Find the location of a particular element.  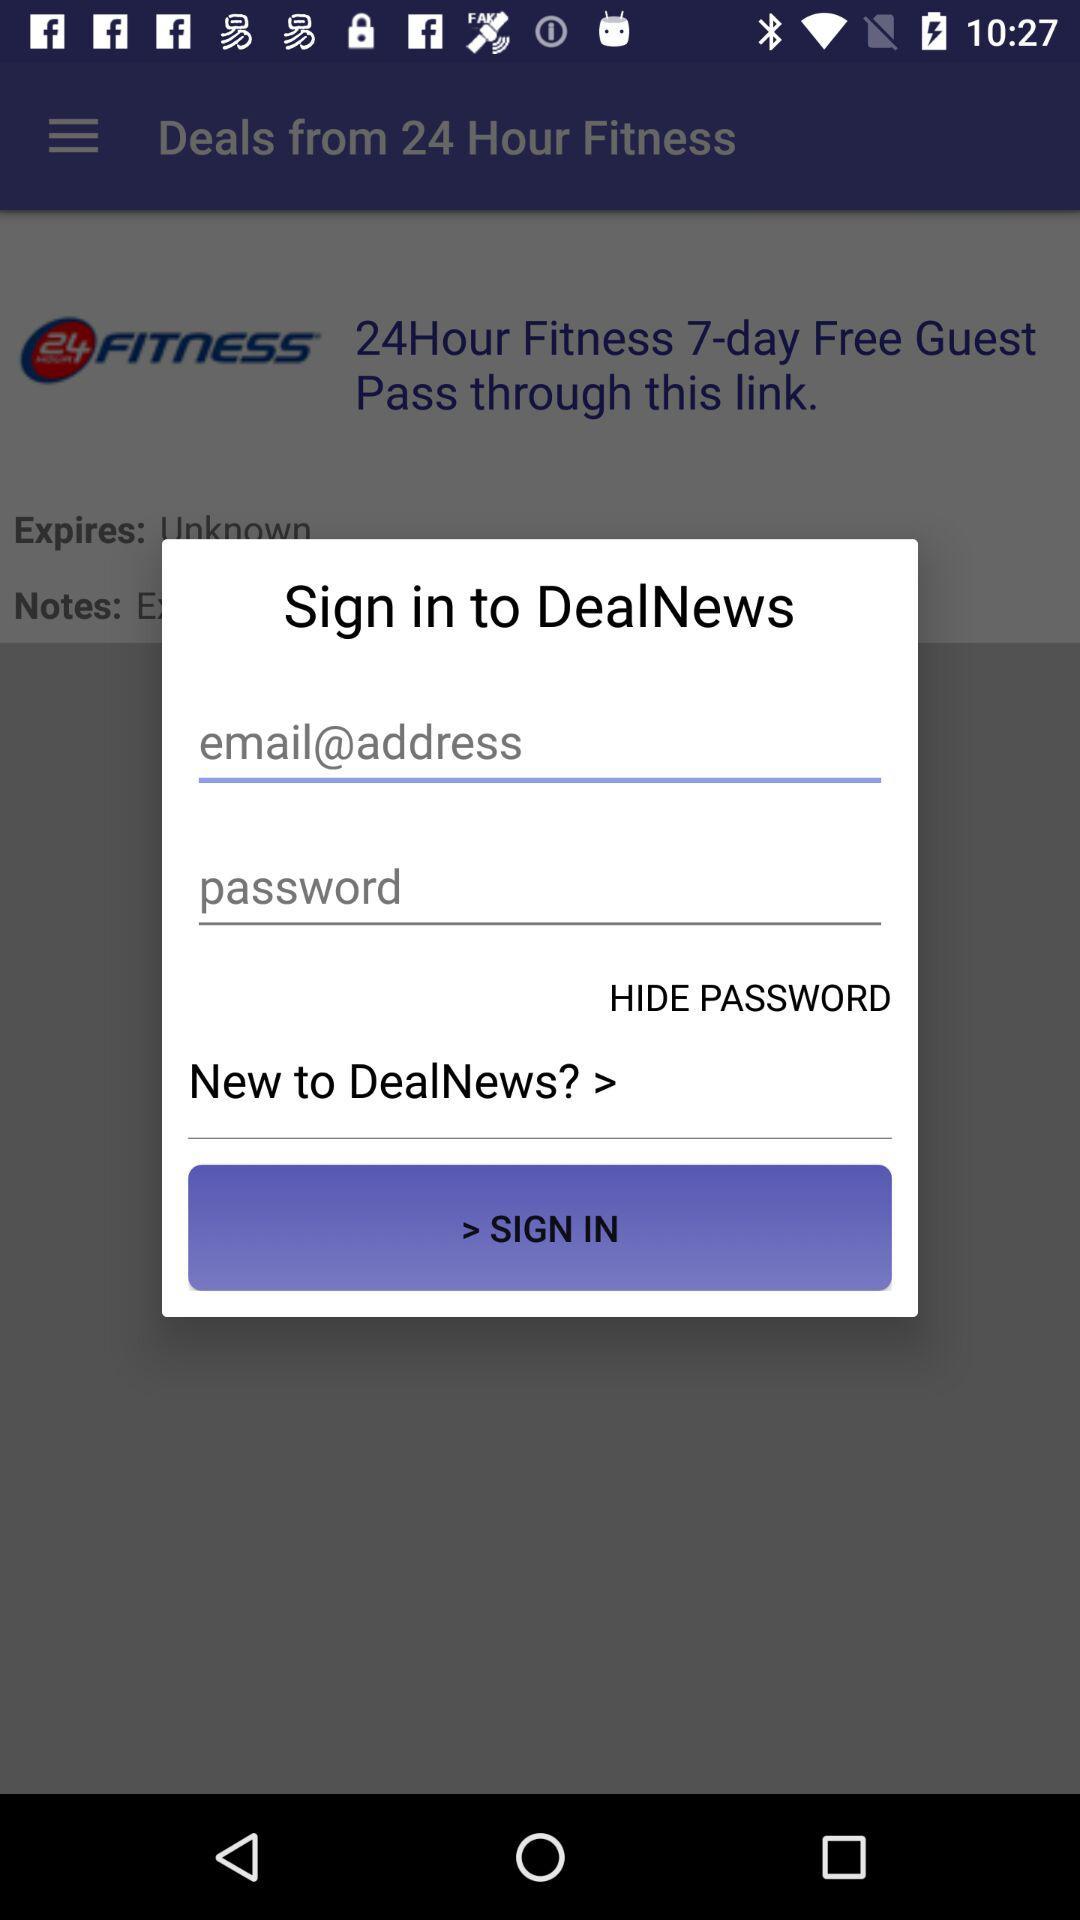

email is located at coordinates (540, 740).